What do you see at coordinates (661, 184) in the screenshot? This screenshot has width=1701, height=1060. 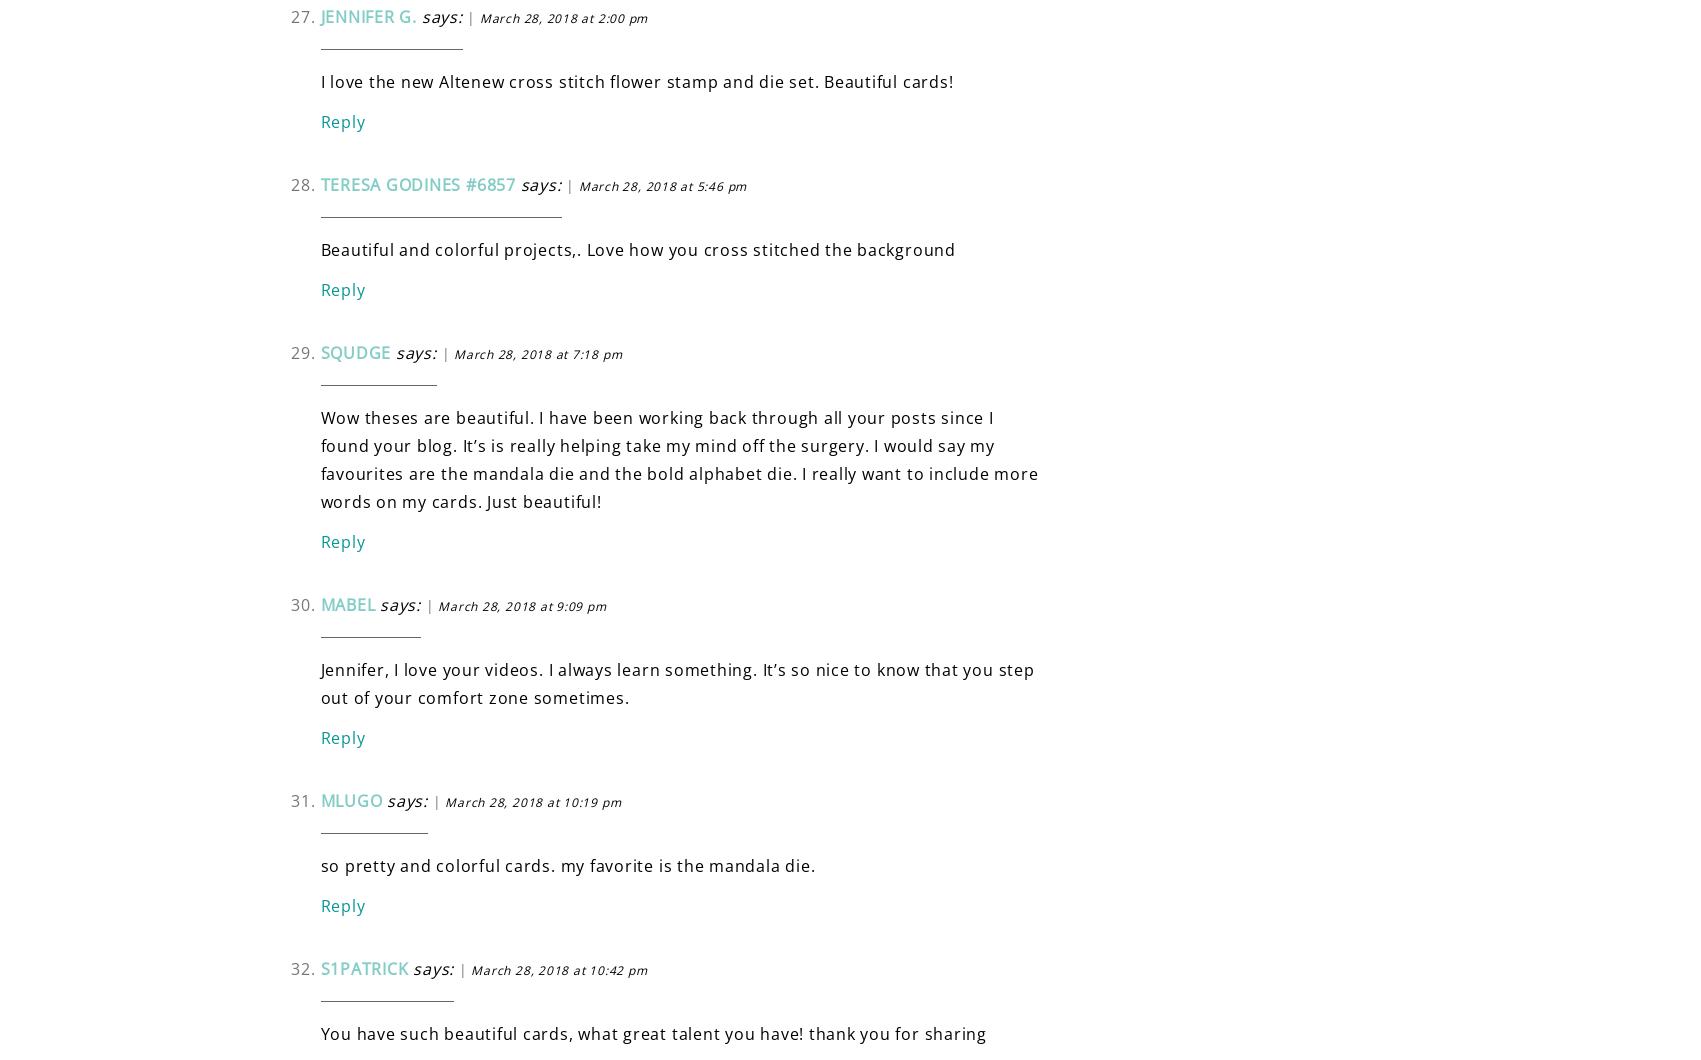 I see `'March 28, 2018 at 5:46 pm'` at bounding box center [661, 184].